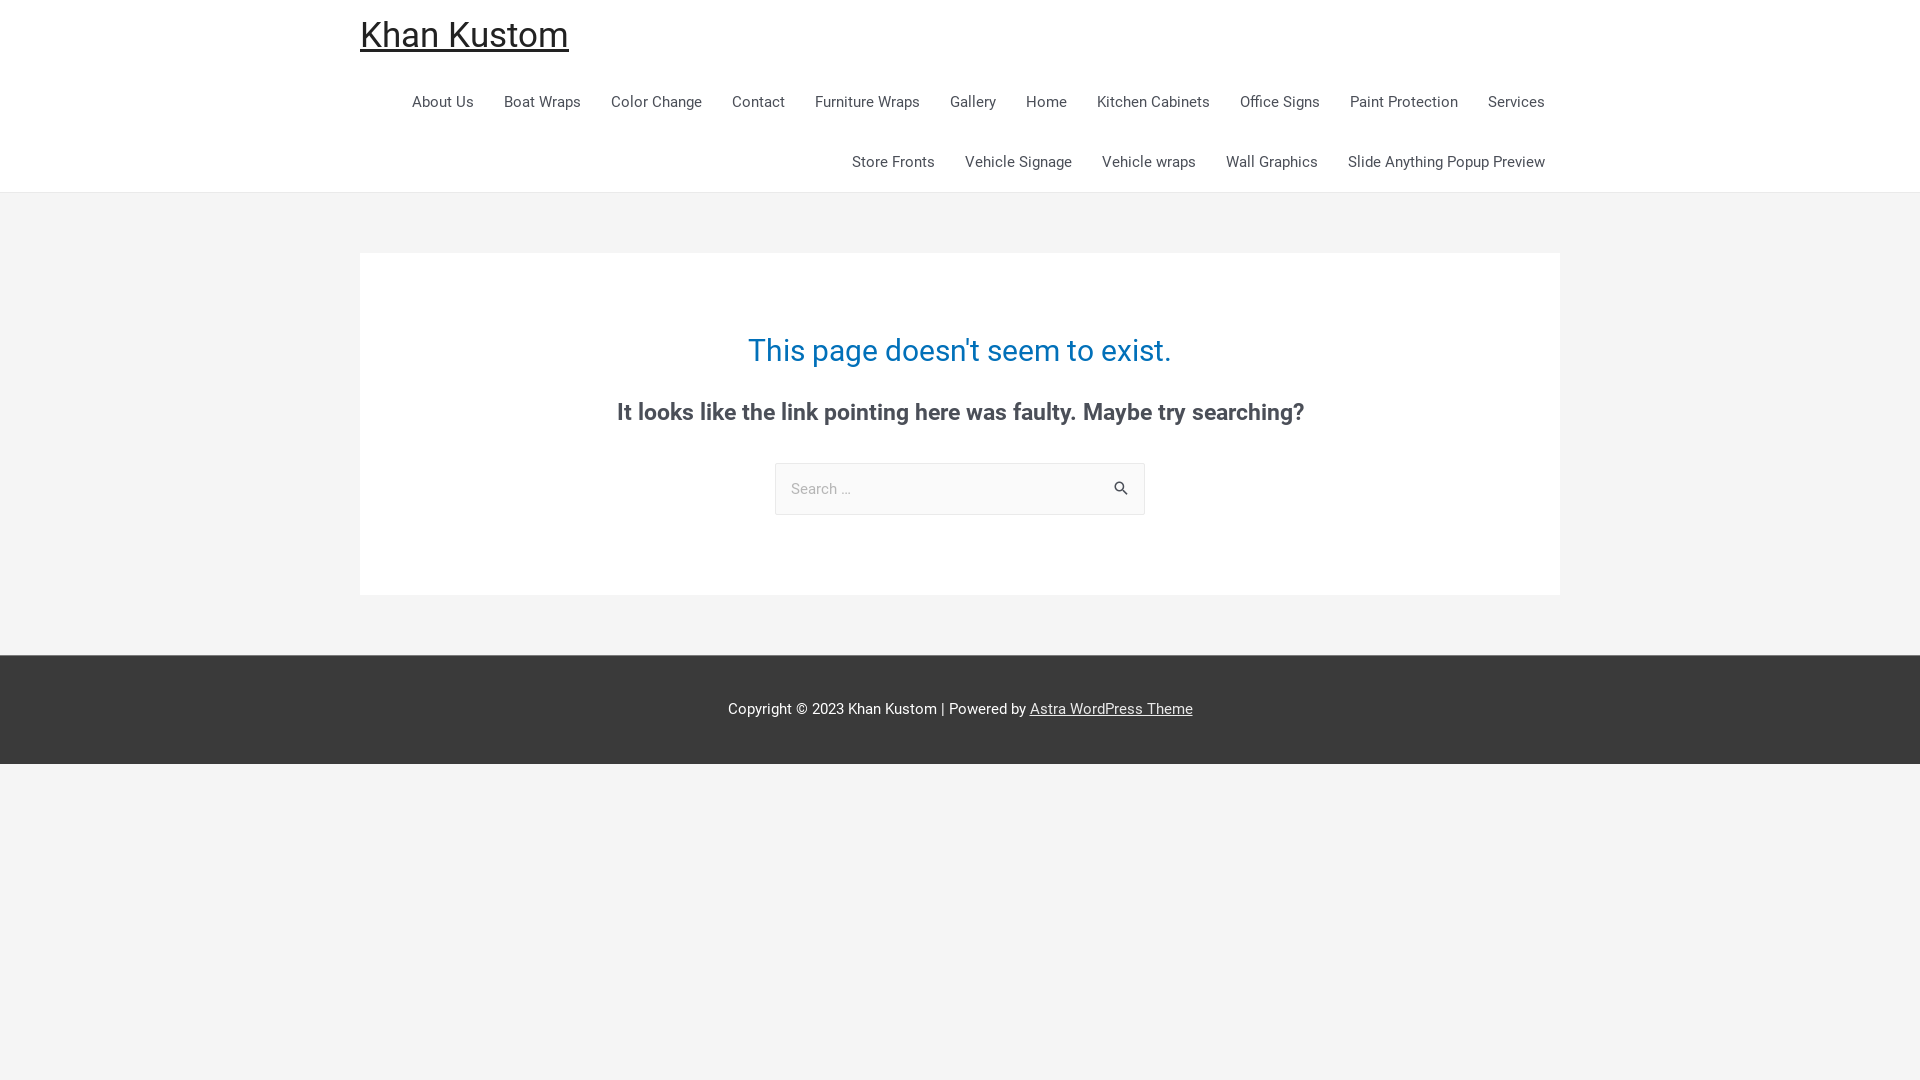 Image resolution: width=1920 pixels, height=1080 pixels. Describe the element at coordinates (1148, 161) in the screenshot. I see `'Vehicle wraps'` at that location.